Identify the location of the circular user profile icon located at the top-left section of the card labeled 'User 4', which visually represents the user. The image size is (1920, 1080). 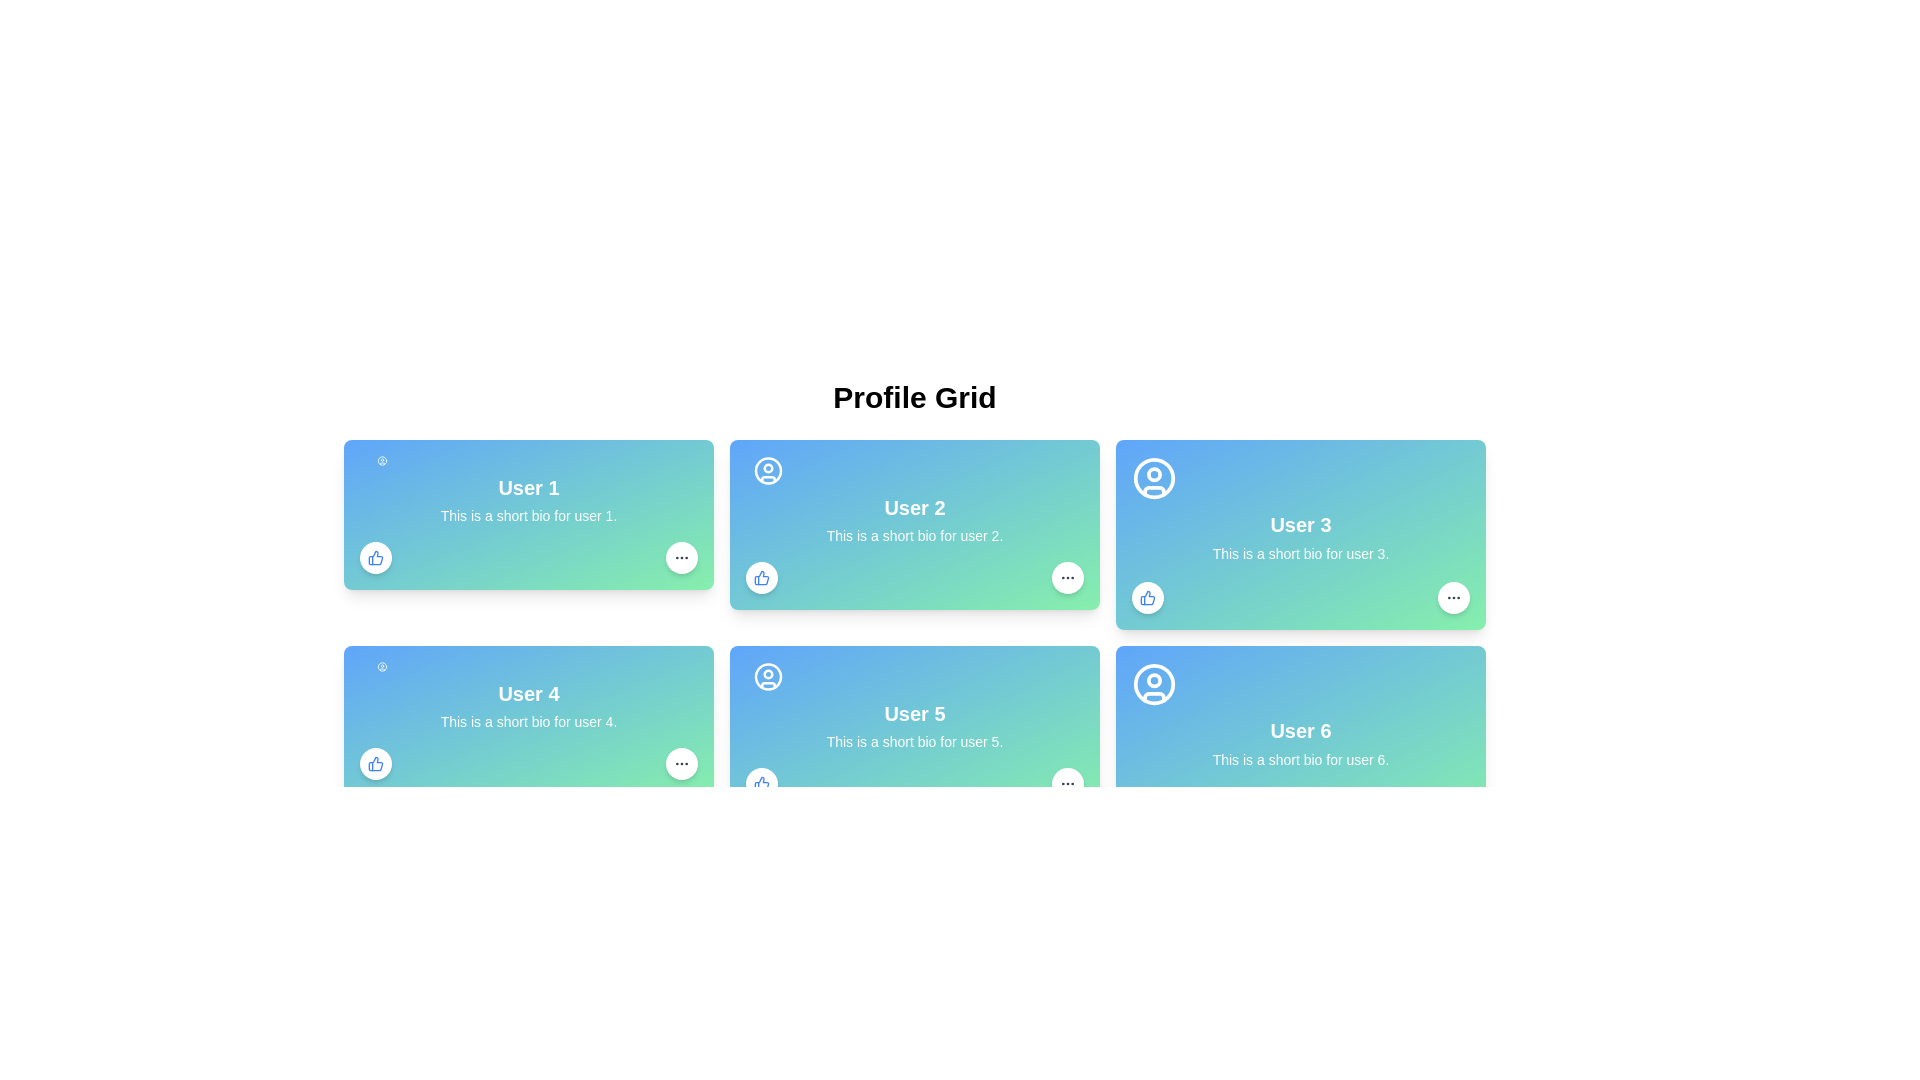
(382, 667).